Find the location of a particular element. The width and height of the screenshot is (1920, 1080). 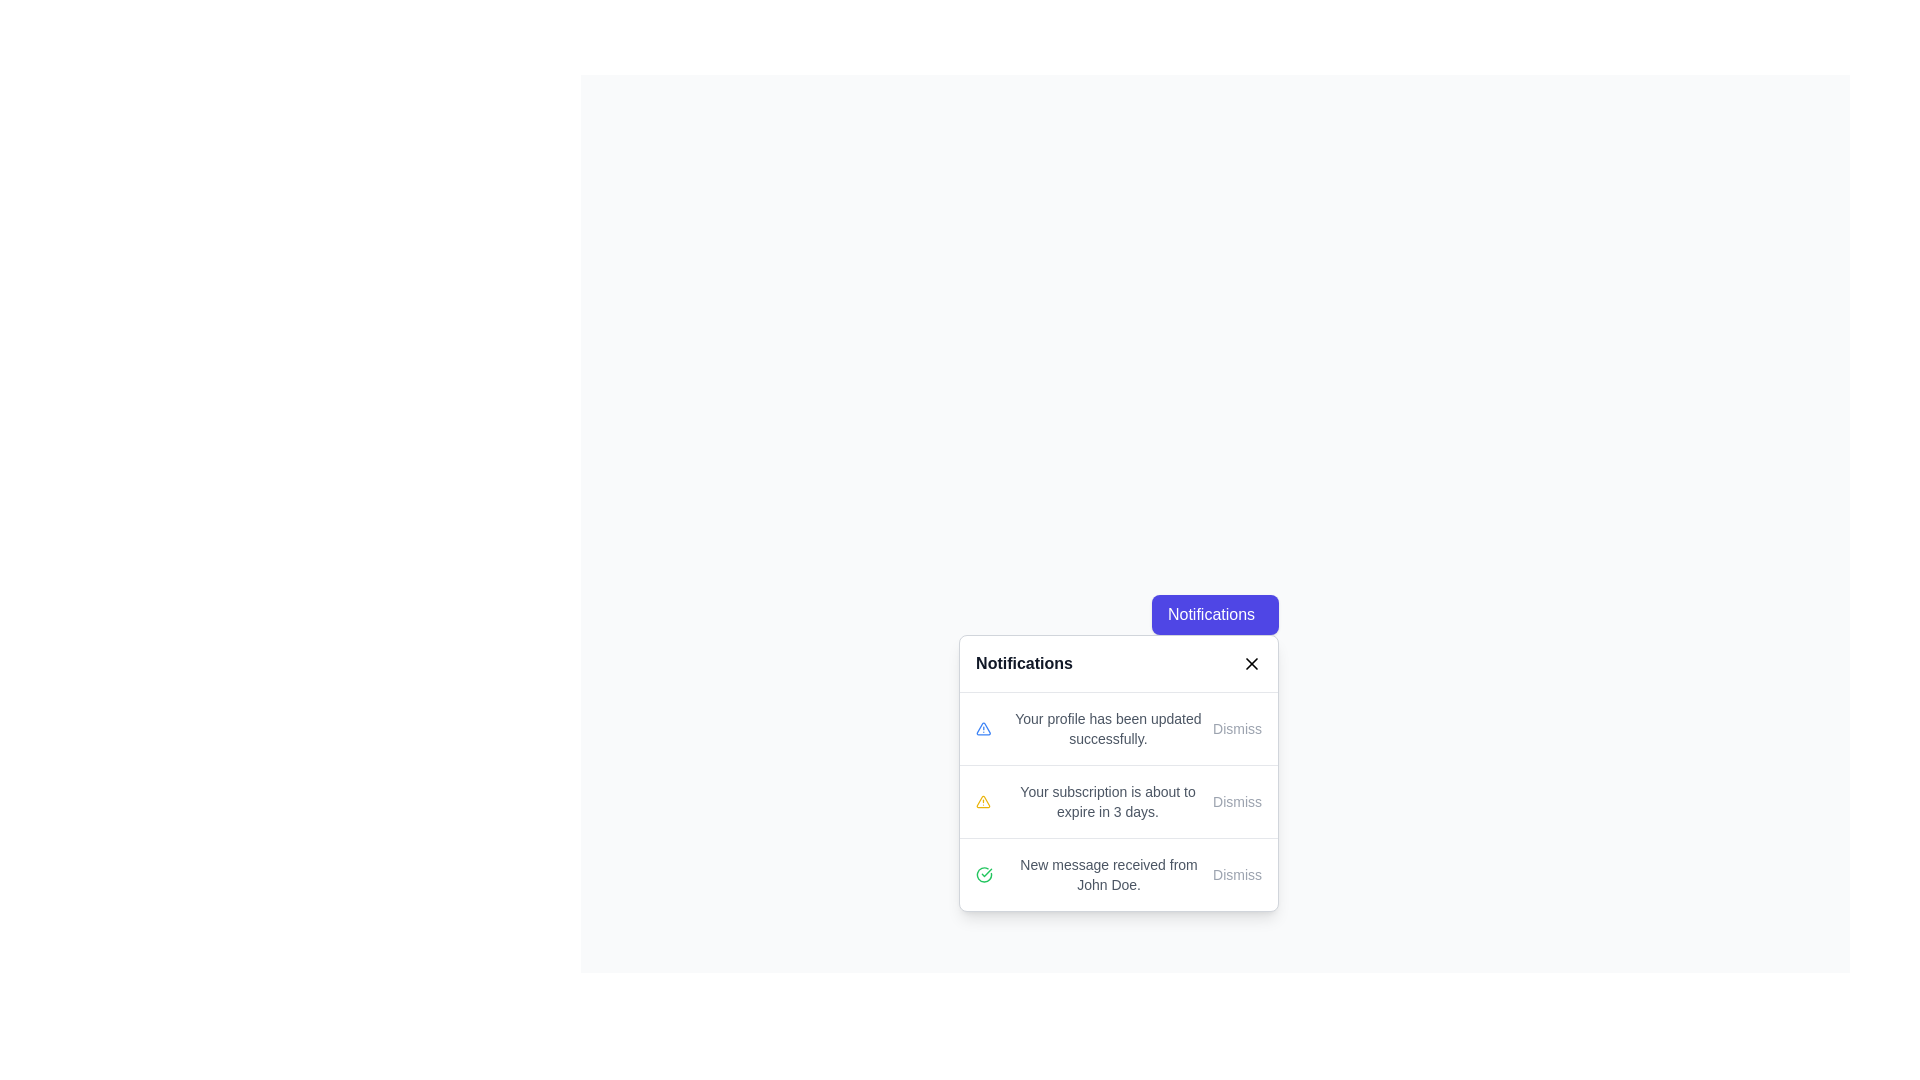

the third notification item in the notification list, which includes a green check icon and the text 'New message received from John Doe.' is located at coordinates (1118, 873).